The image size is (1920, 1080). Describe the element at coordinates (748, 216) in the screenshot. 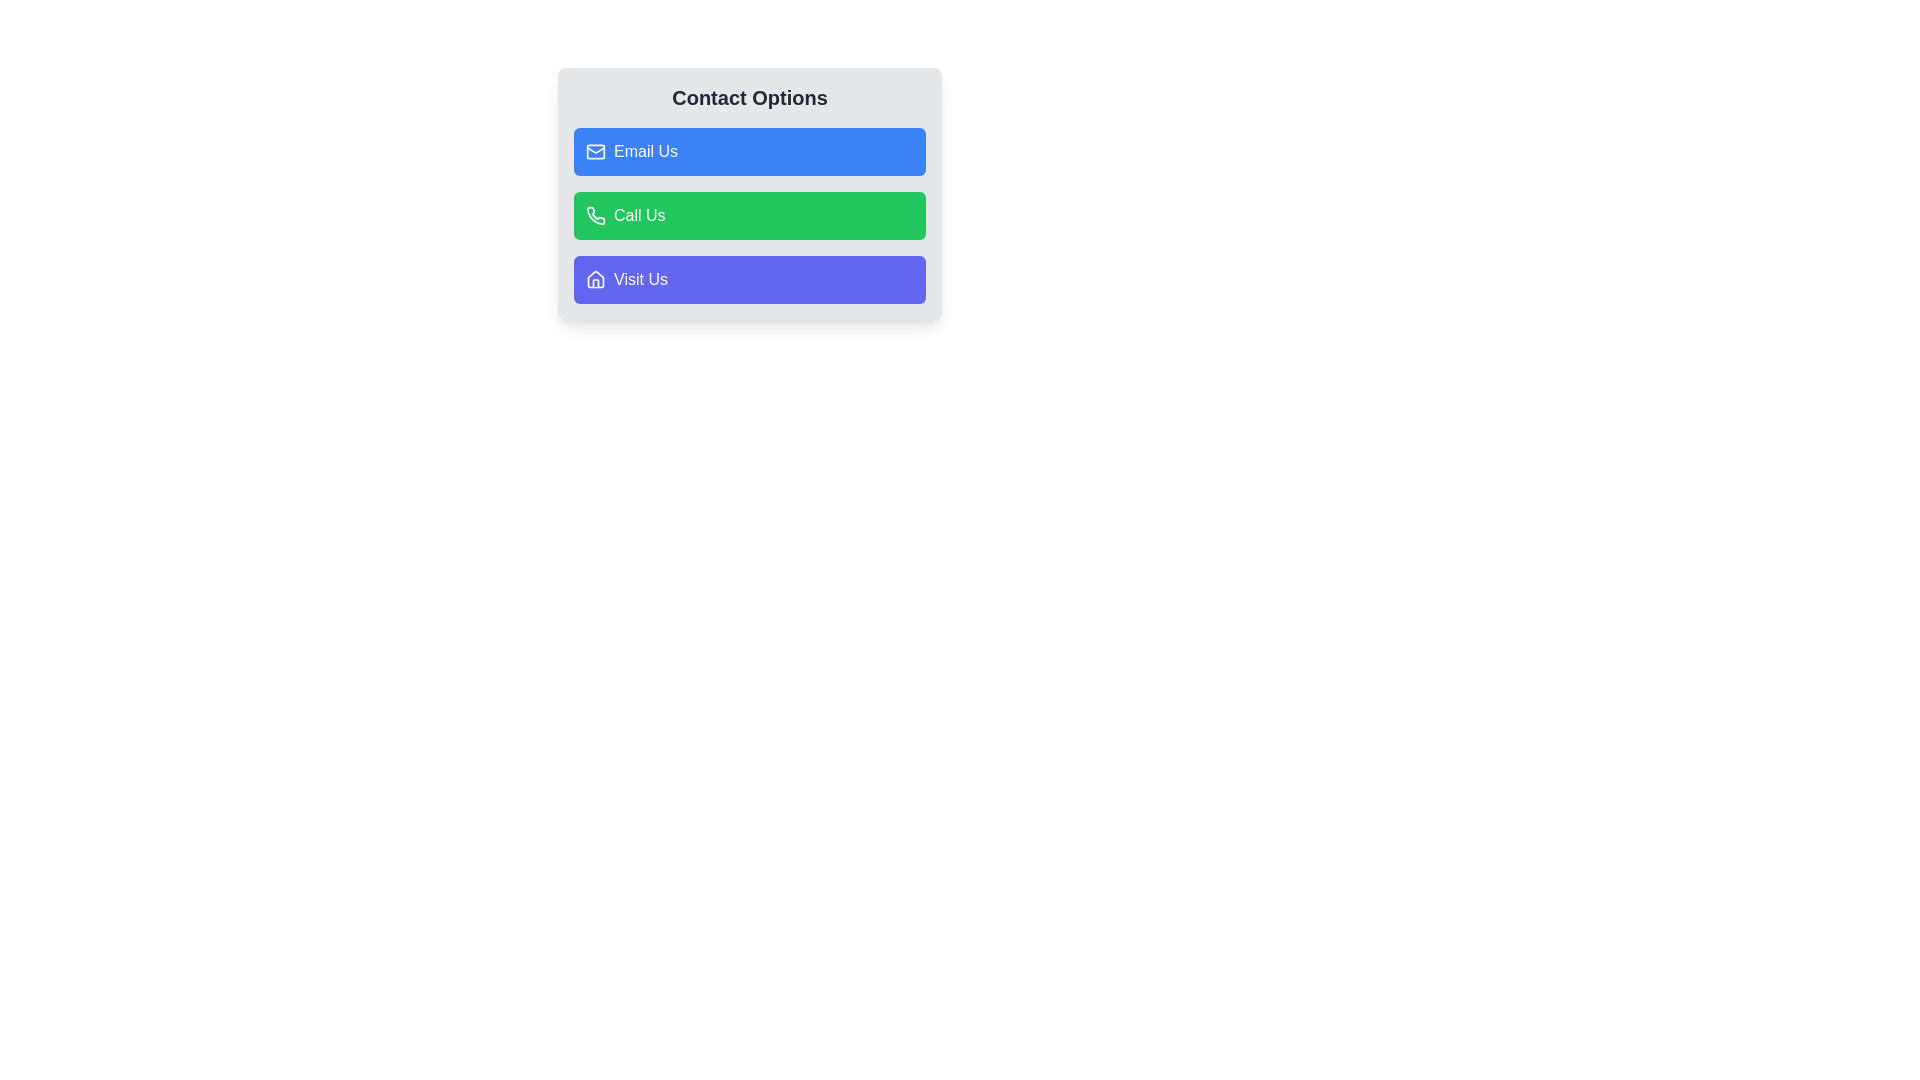

I see `the middle button in a vertical group of three buttons, which initiates a call` at that location.